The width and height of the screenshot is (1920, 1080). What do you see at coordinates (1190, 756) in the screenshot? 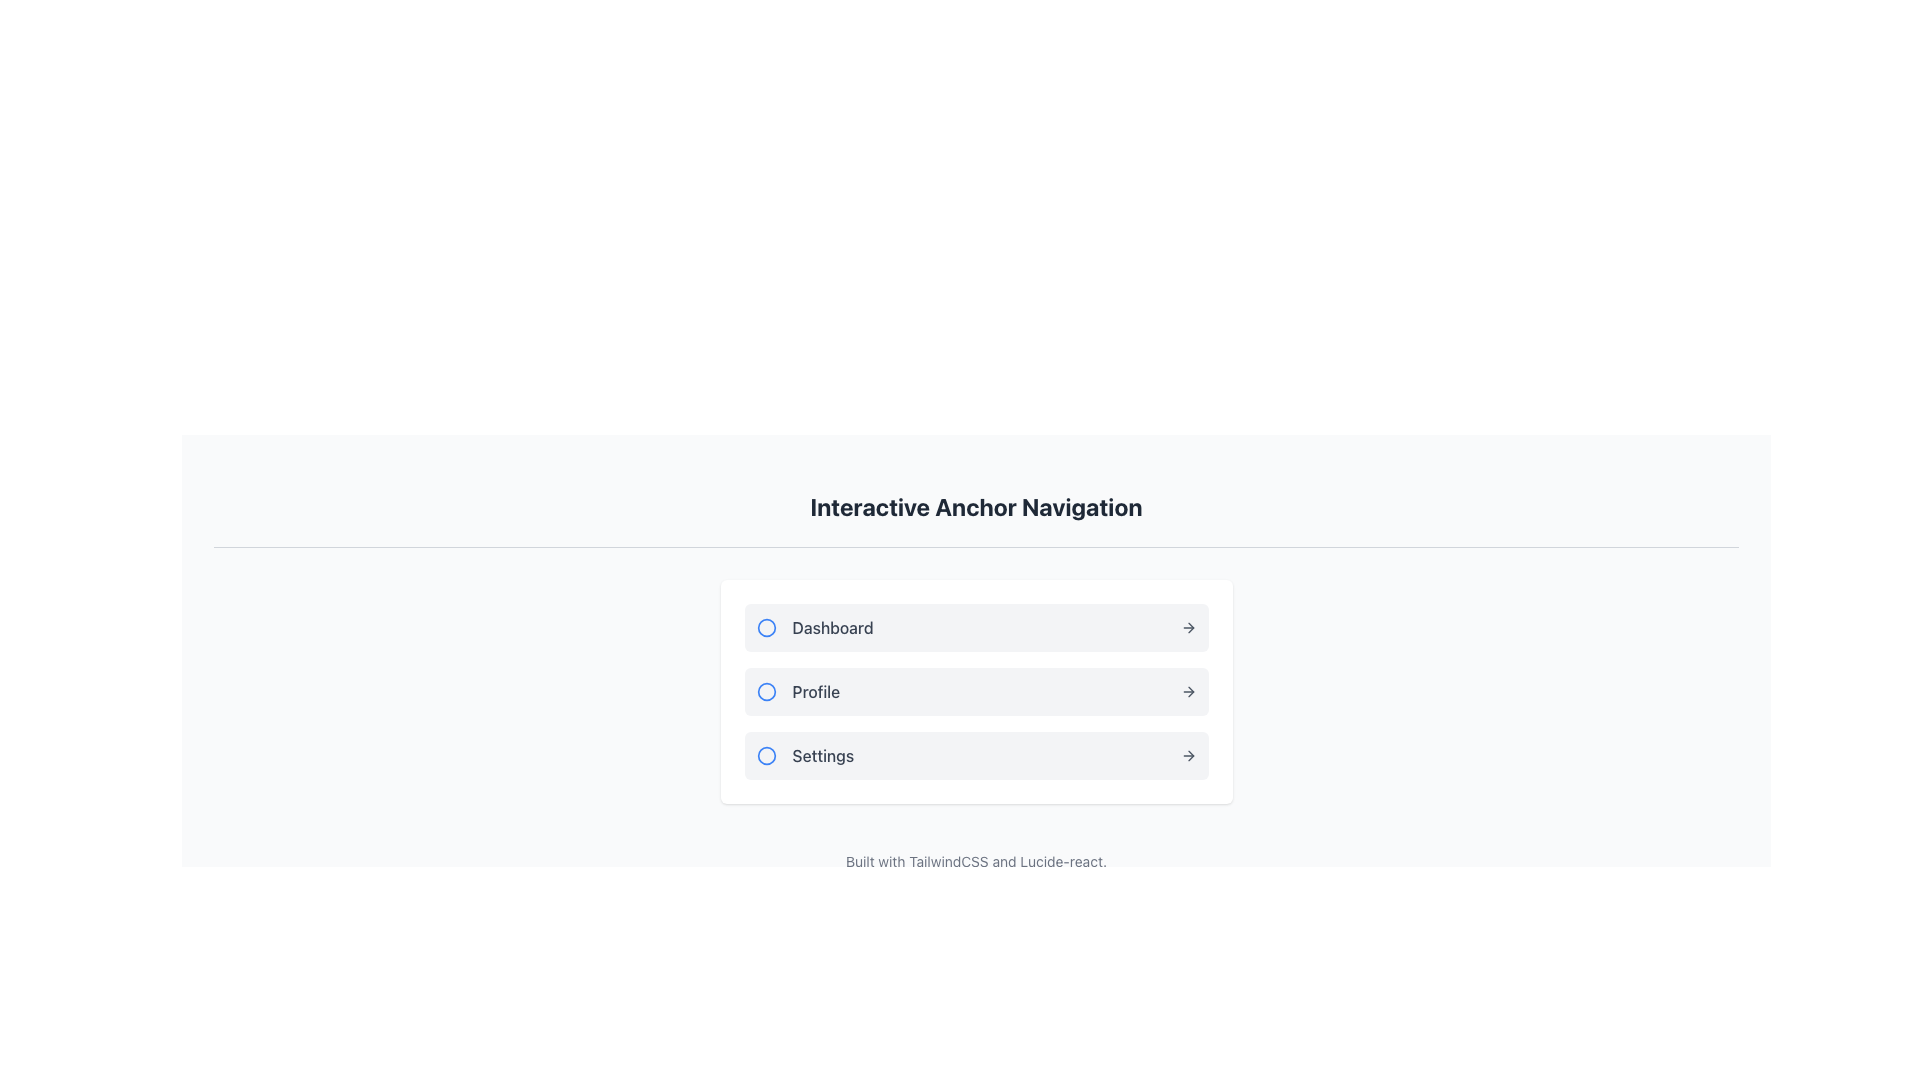
I see `the navigational arrow icon located to the right of the 'Settings' text` at bounding box center [1190, 756].